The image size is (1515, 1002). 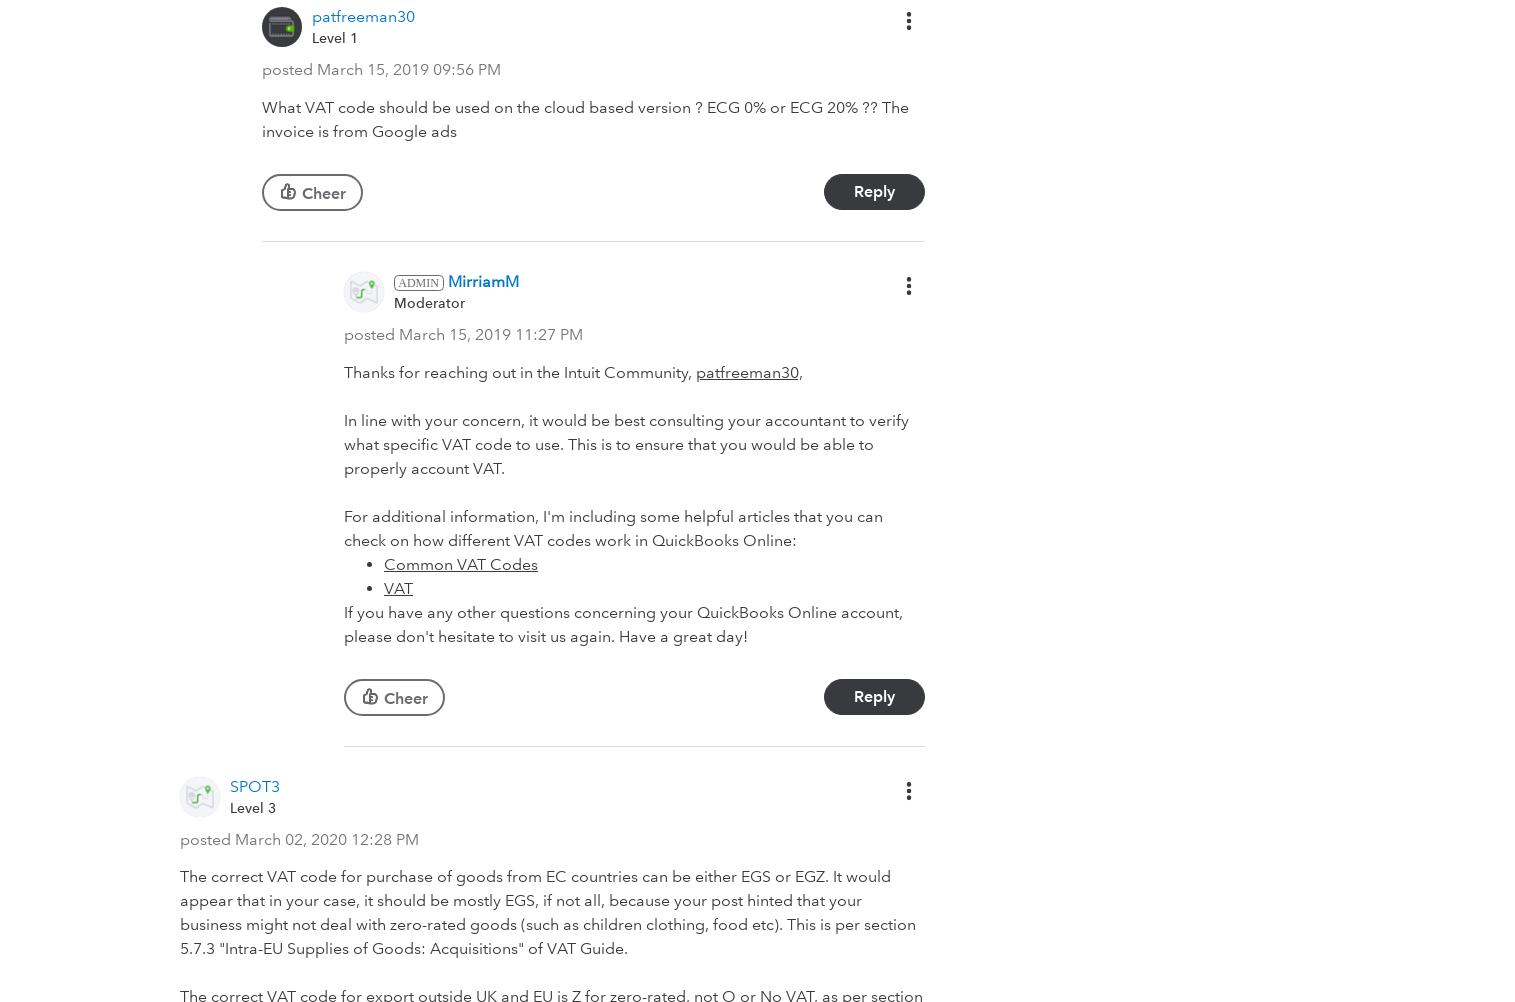 I want to click on '12:28 PM', so click(x=384, y=838).